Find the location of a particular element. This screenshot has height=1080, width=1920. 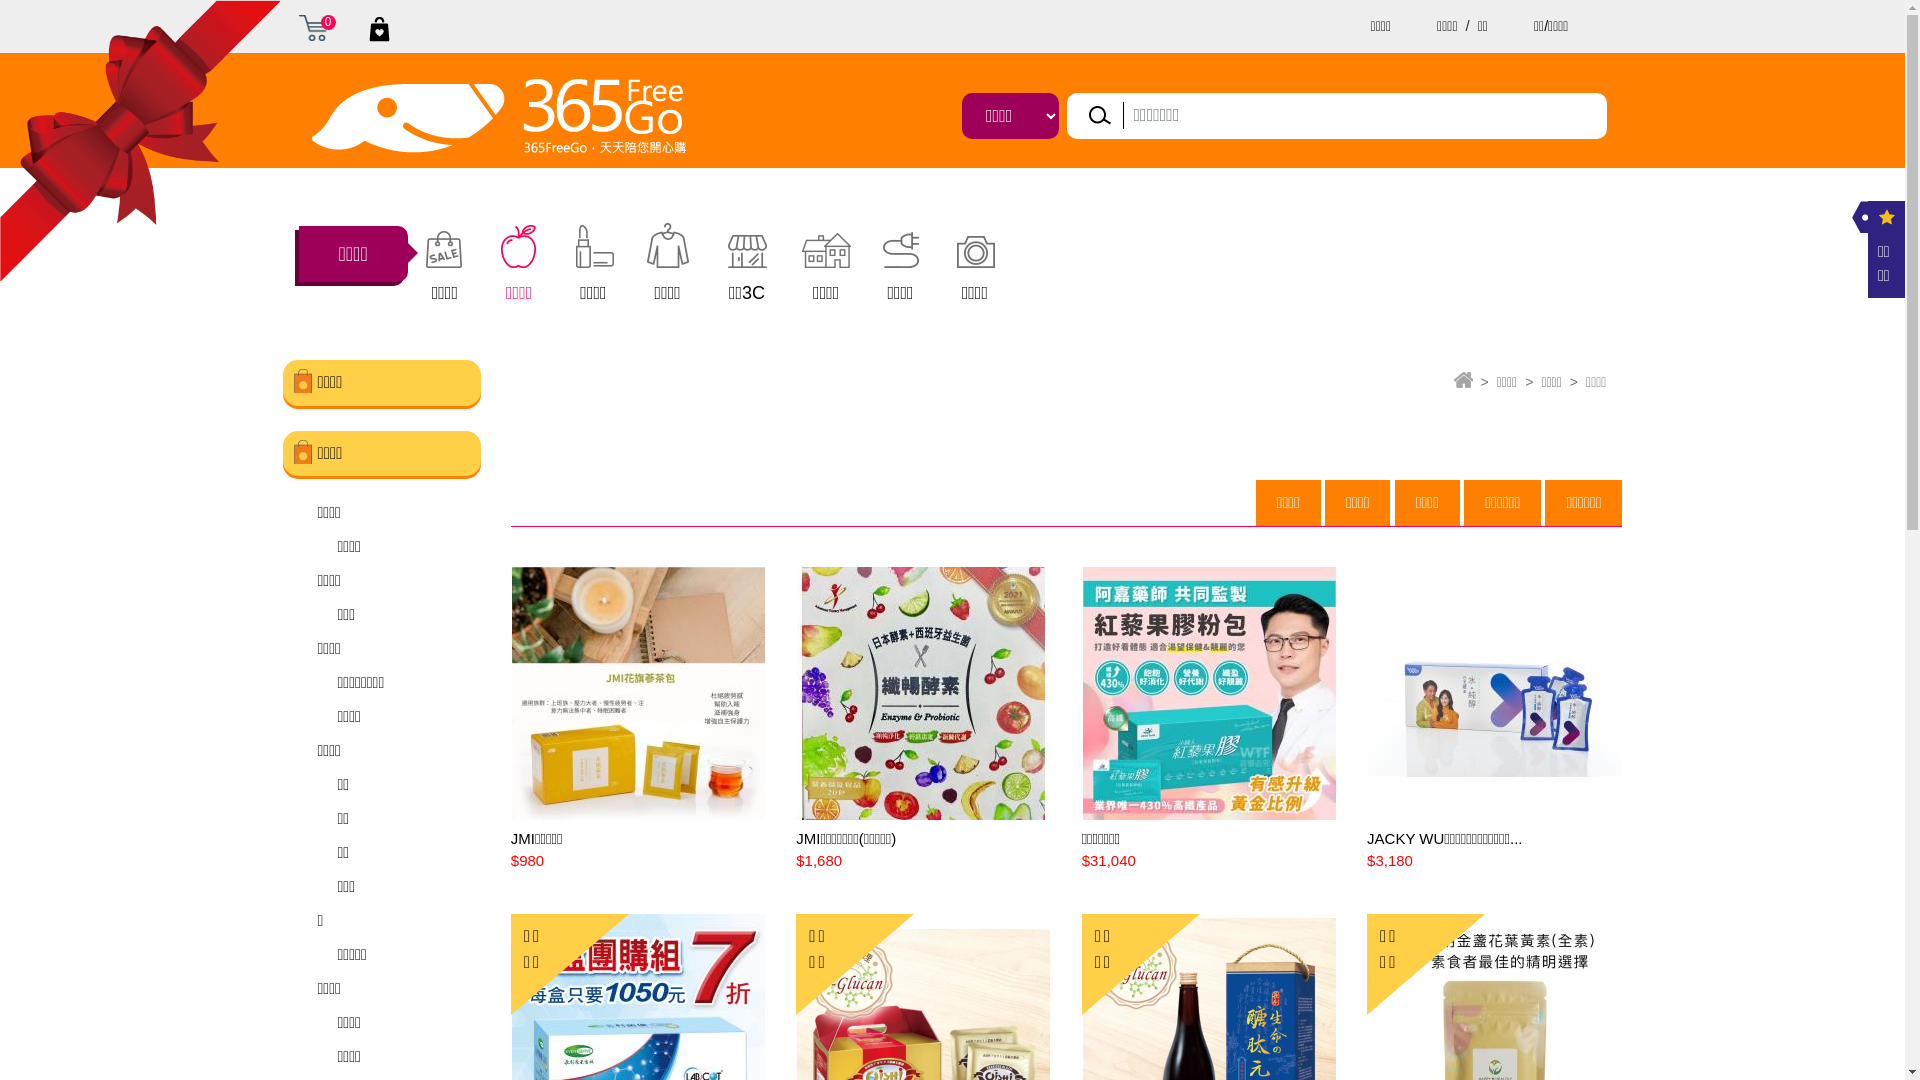

'0' is located at coordinates (311, 27).